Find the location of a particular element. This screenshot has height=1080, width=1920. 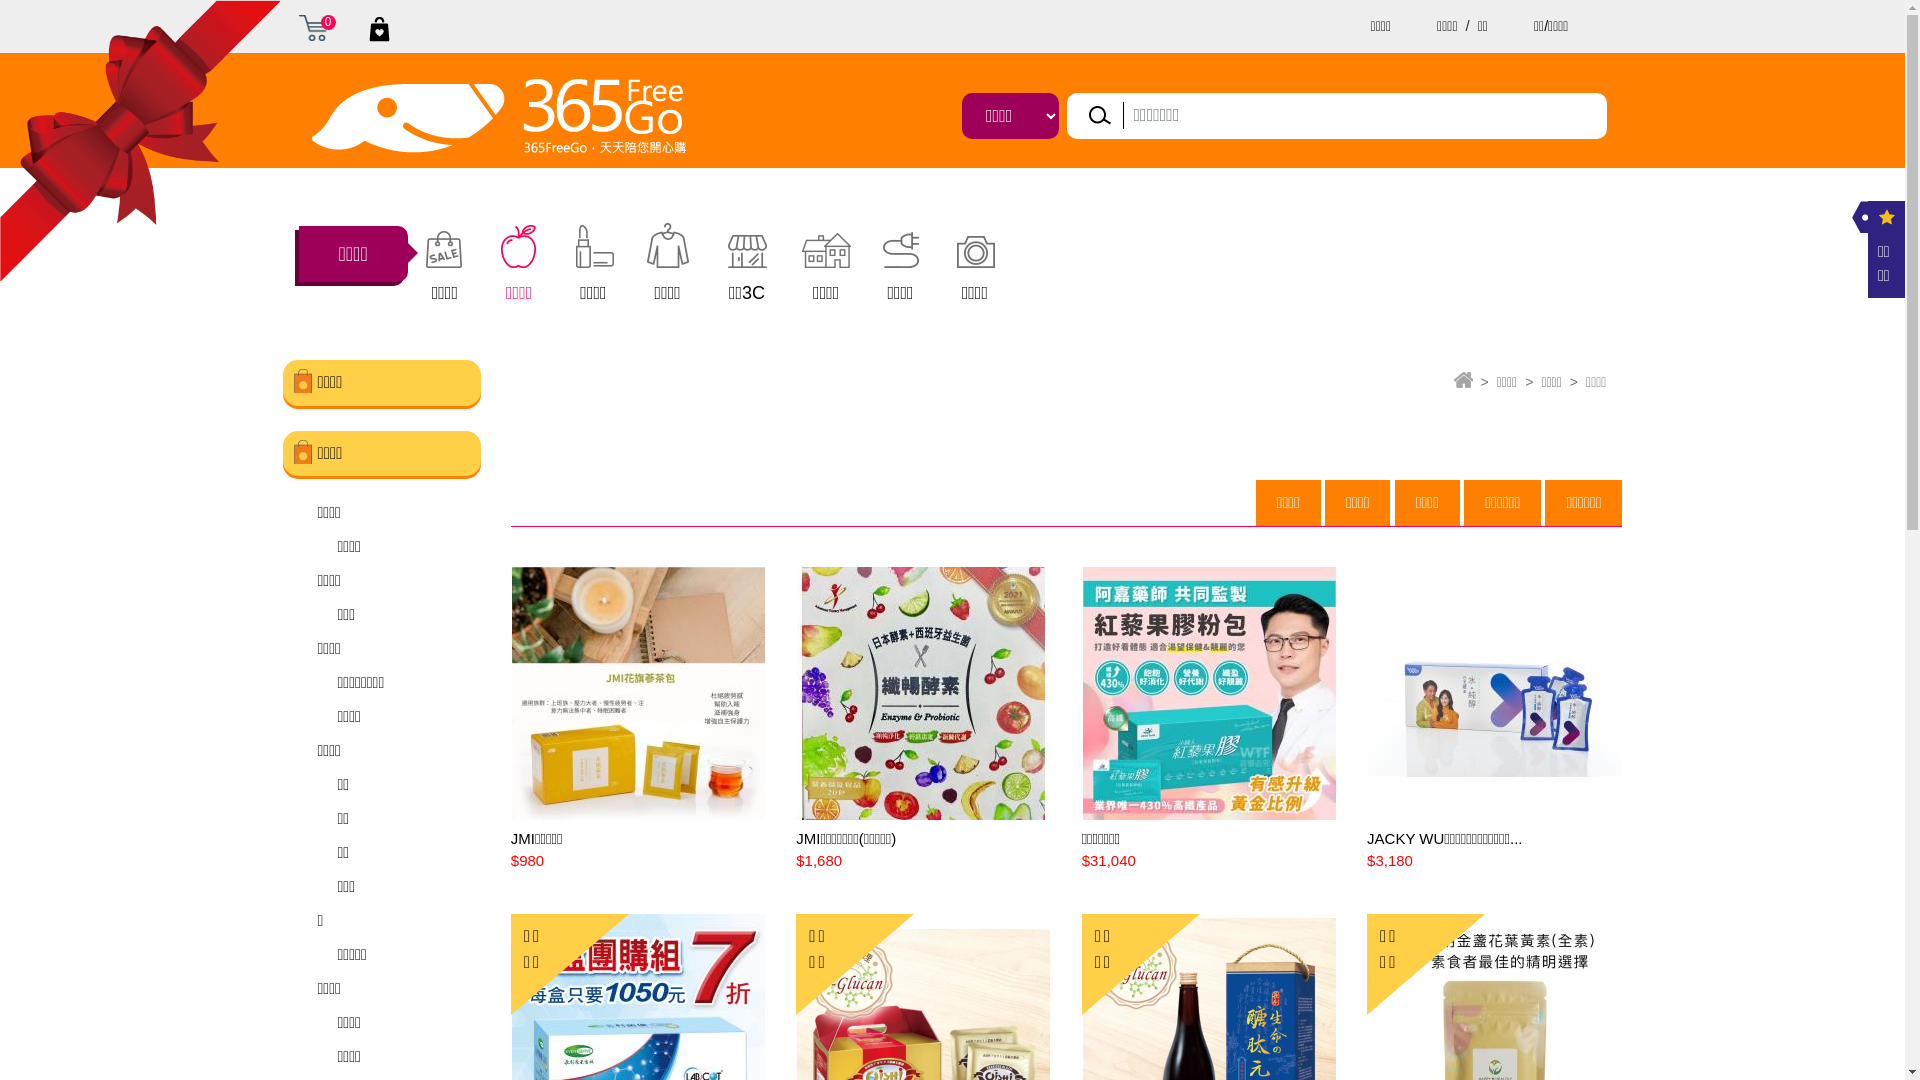

'0' is located at coordinates (311, 27).